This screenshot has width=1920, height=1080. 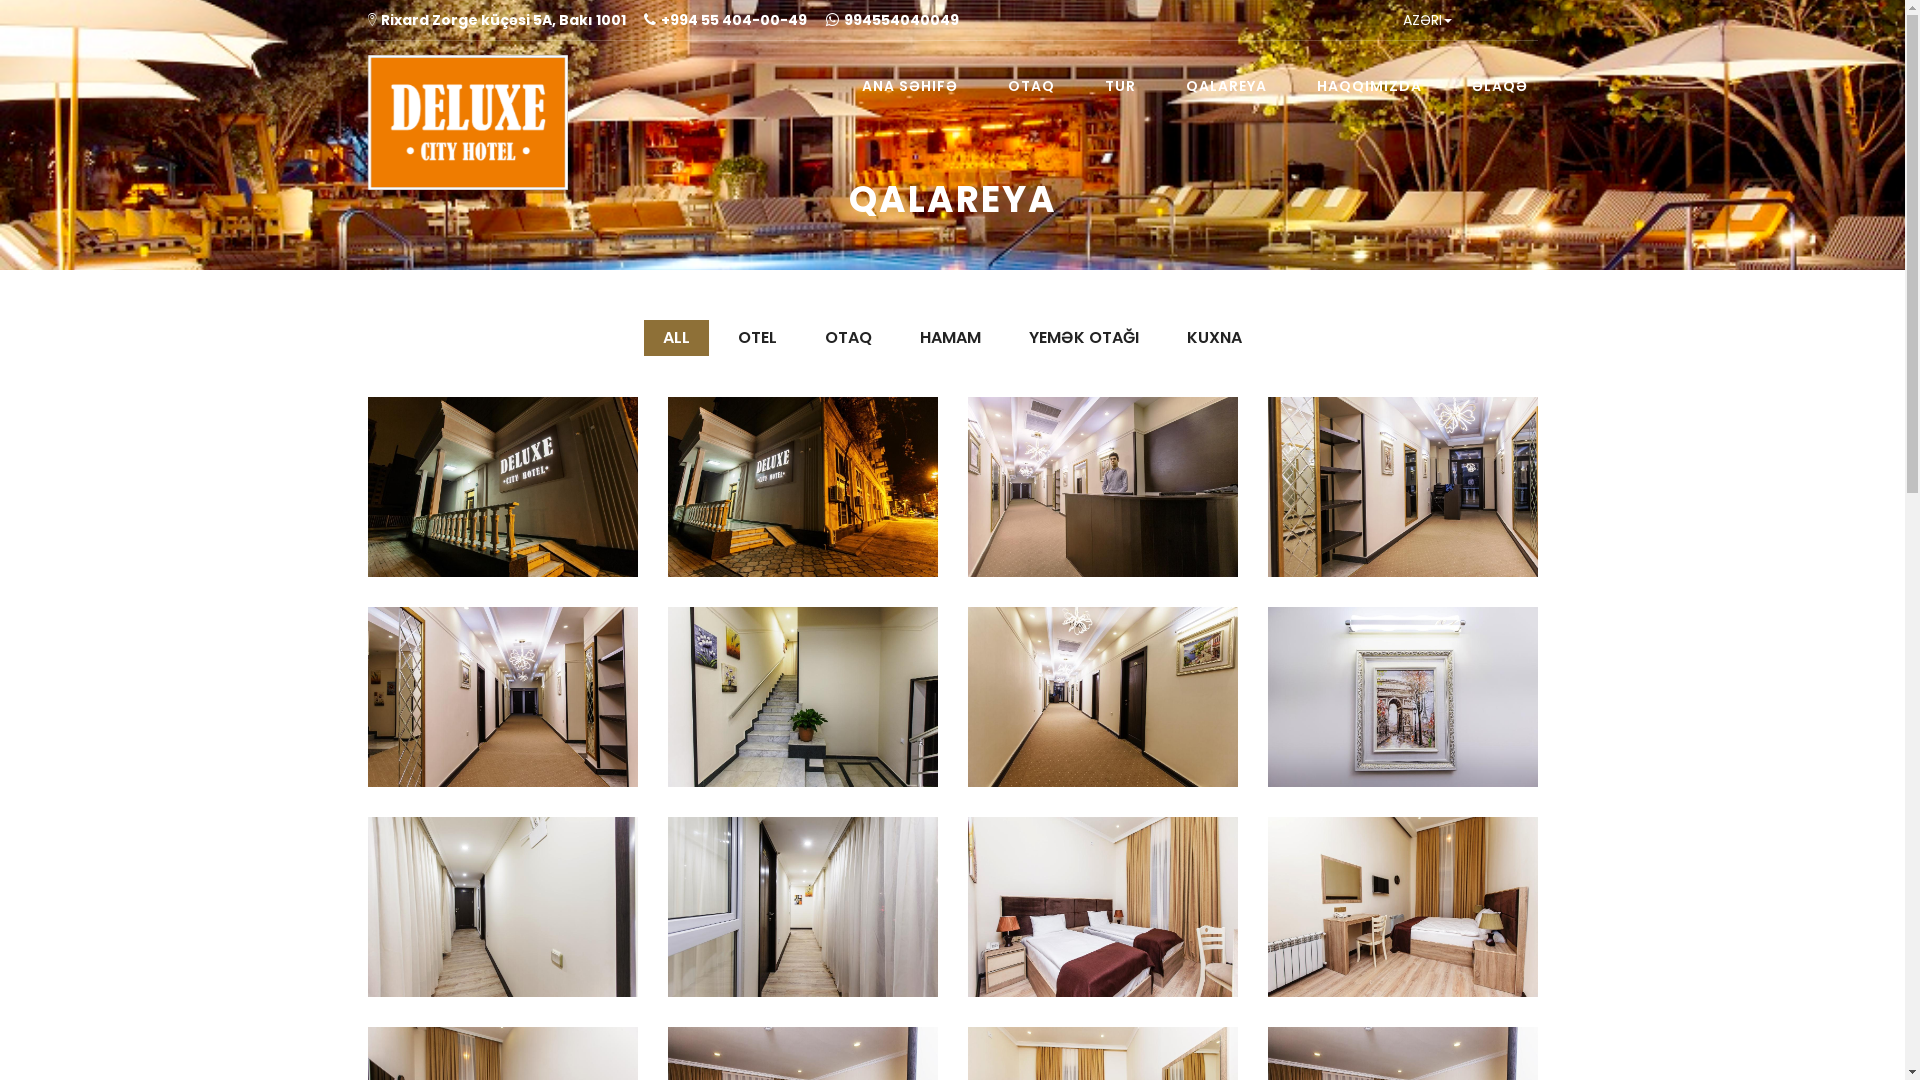 I want to click on 'OTAQ', so click(x=1031, y=84).